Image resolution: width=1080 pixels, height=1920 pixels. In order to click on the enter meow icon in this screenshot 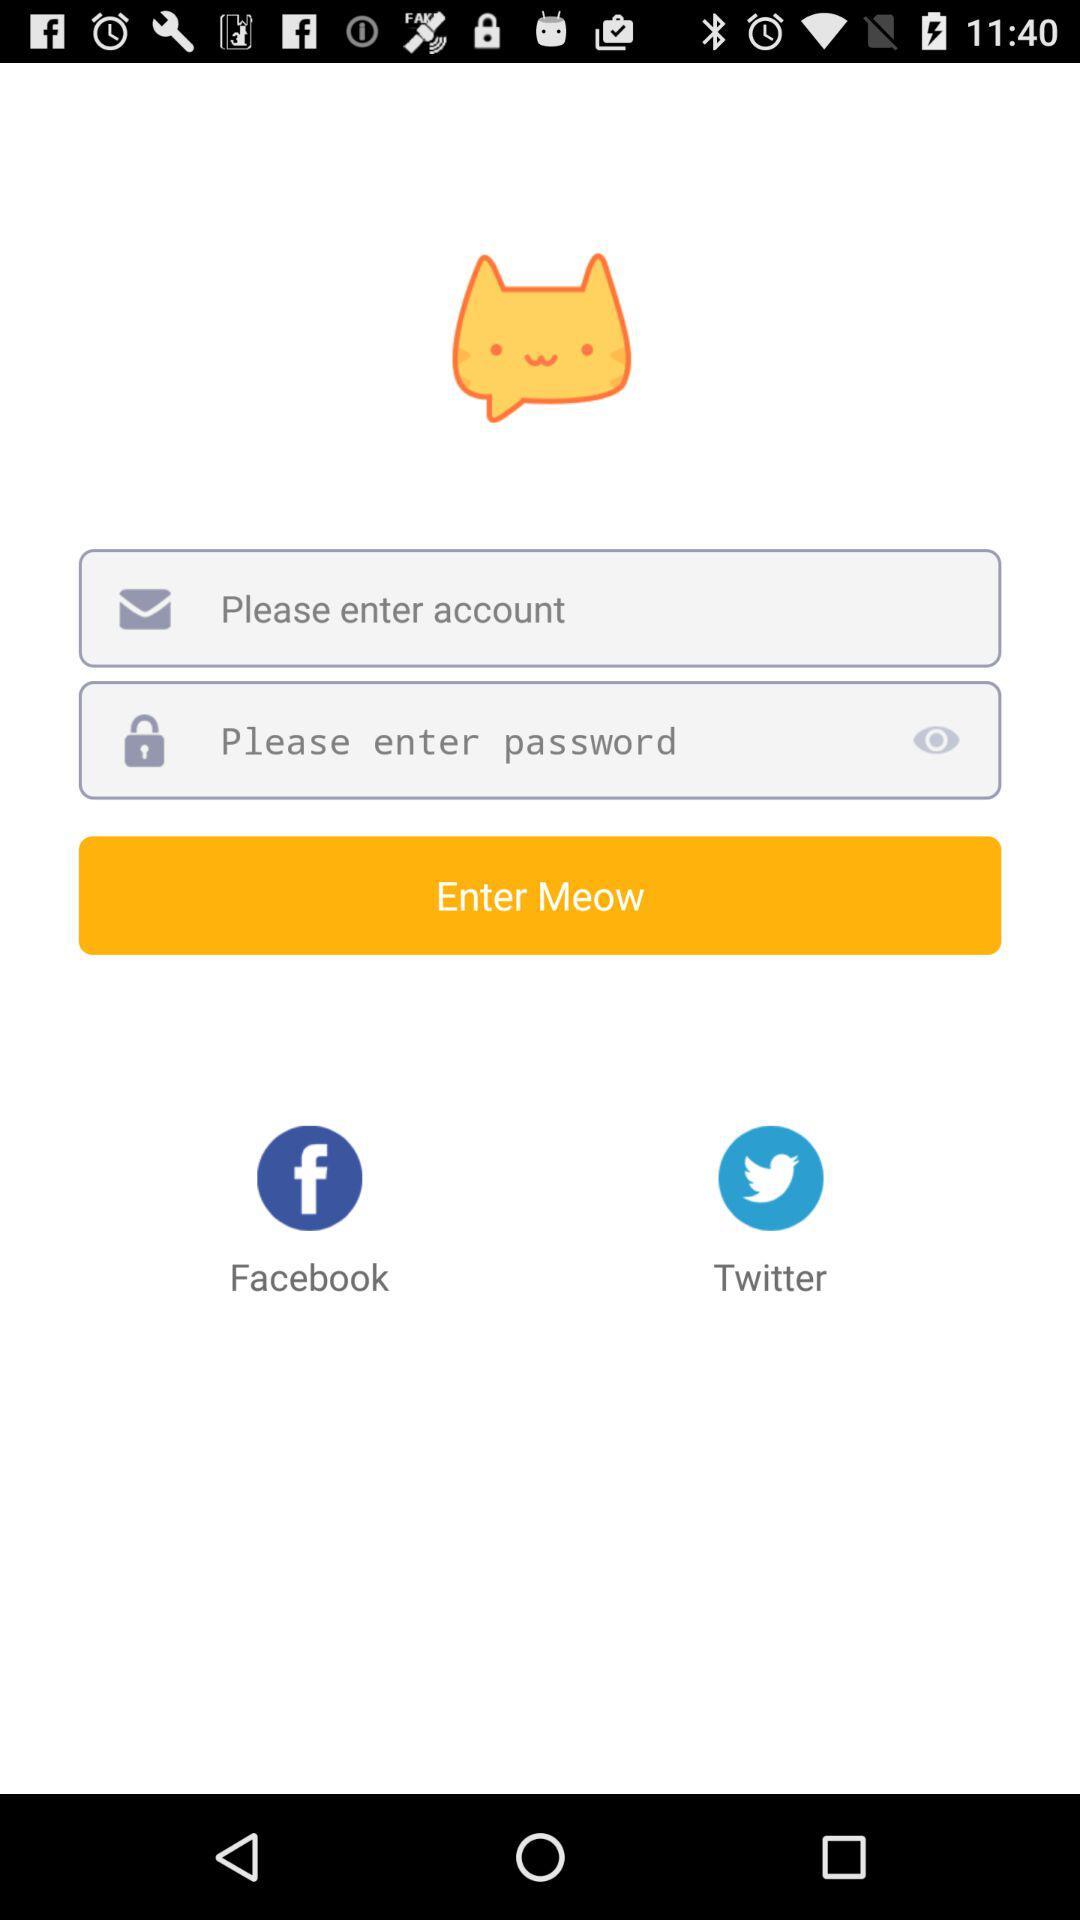, I will do `click(540, 894)`.